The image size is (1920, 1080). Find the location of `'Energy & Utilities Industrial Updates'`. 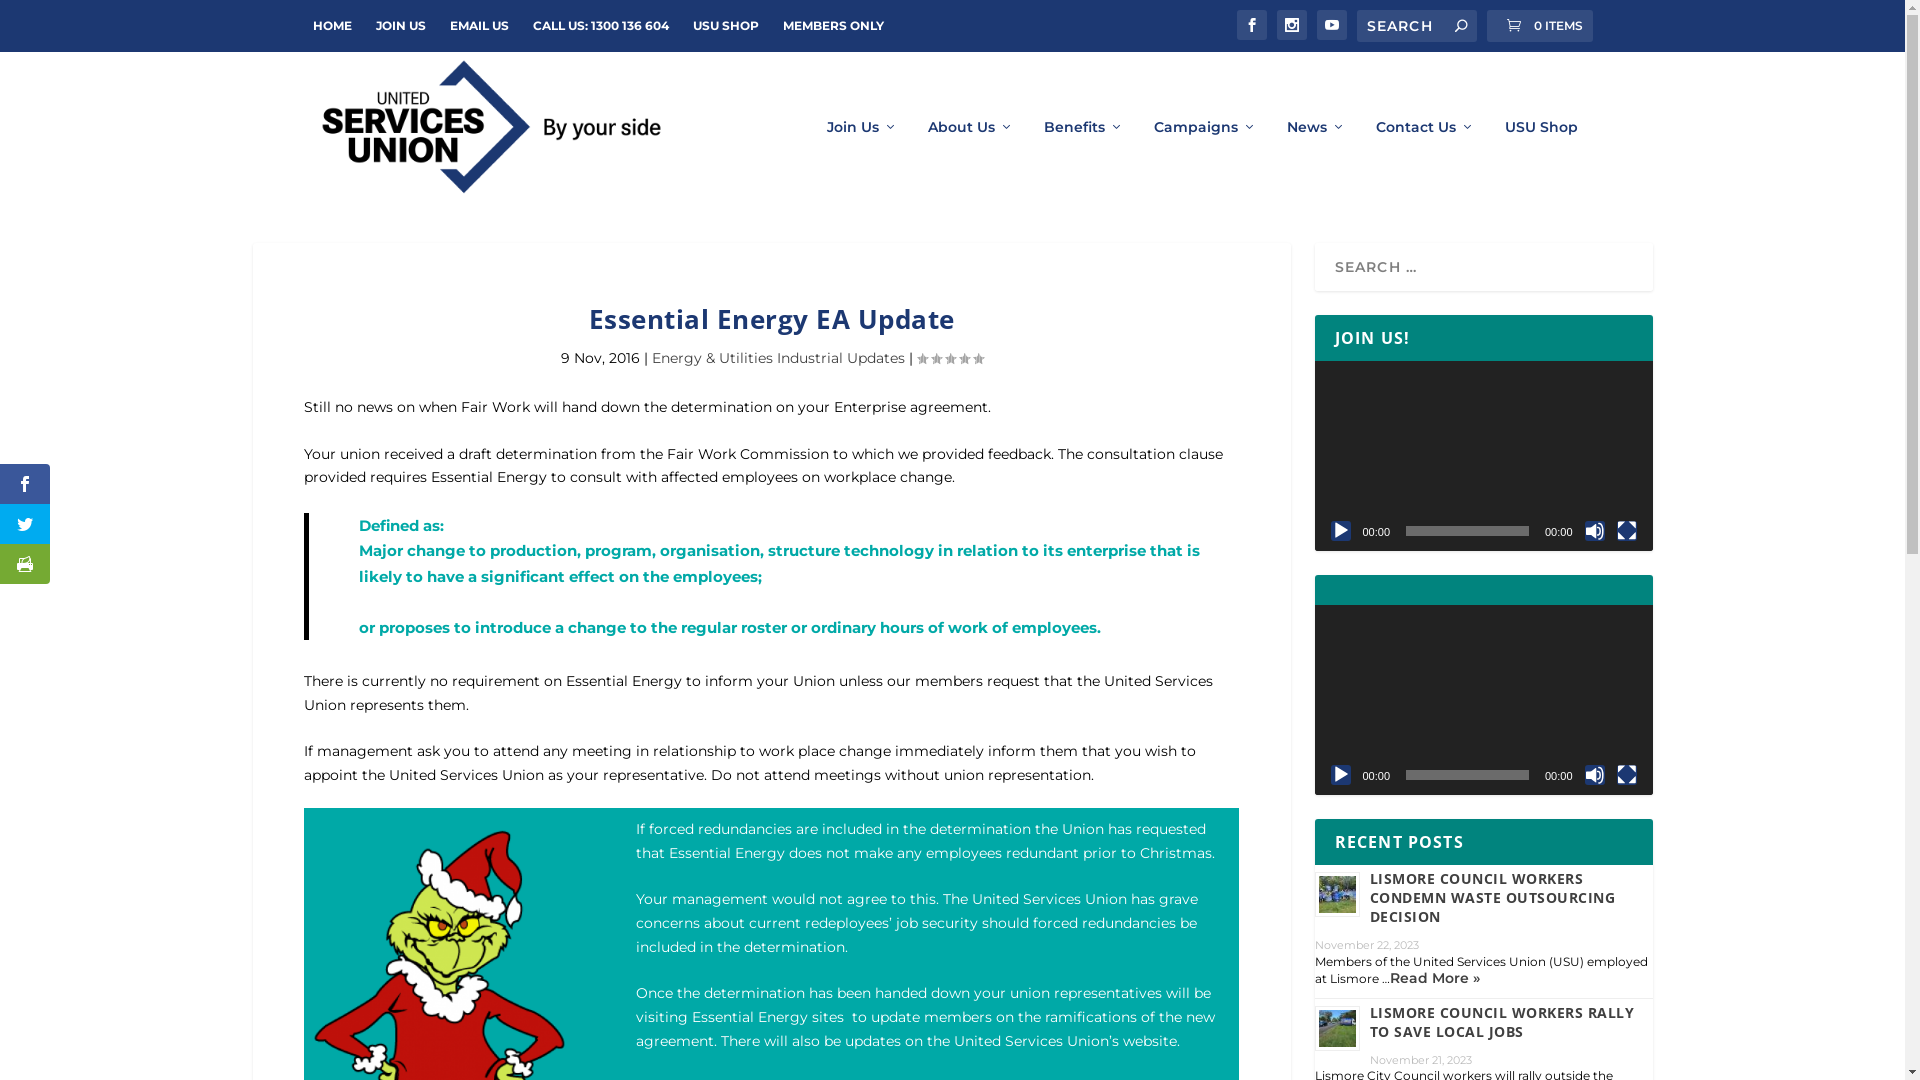

'Energy & Utilities Industrial Updates' is located at coordinates (777, 357).